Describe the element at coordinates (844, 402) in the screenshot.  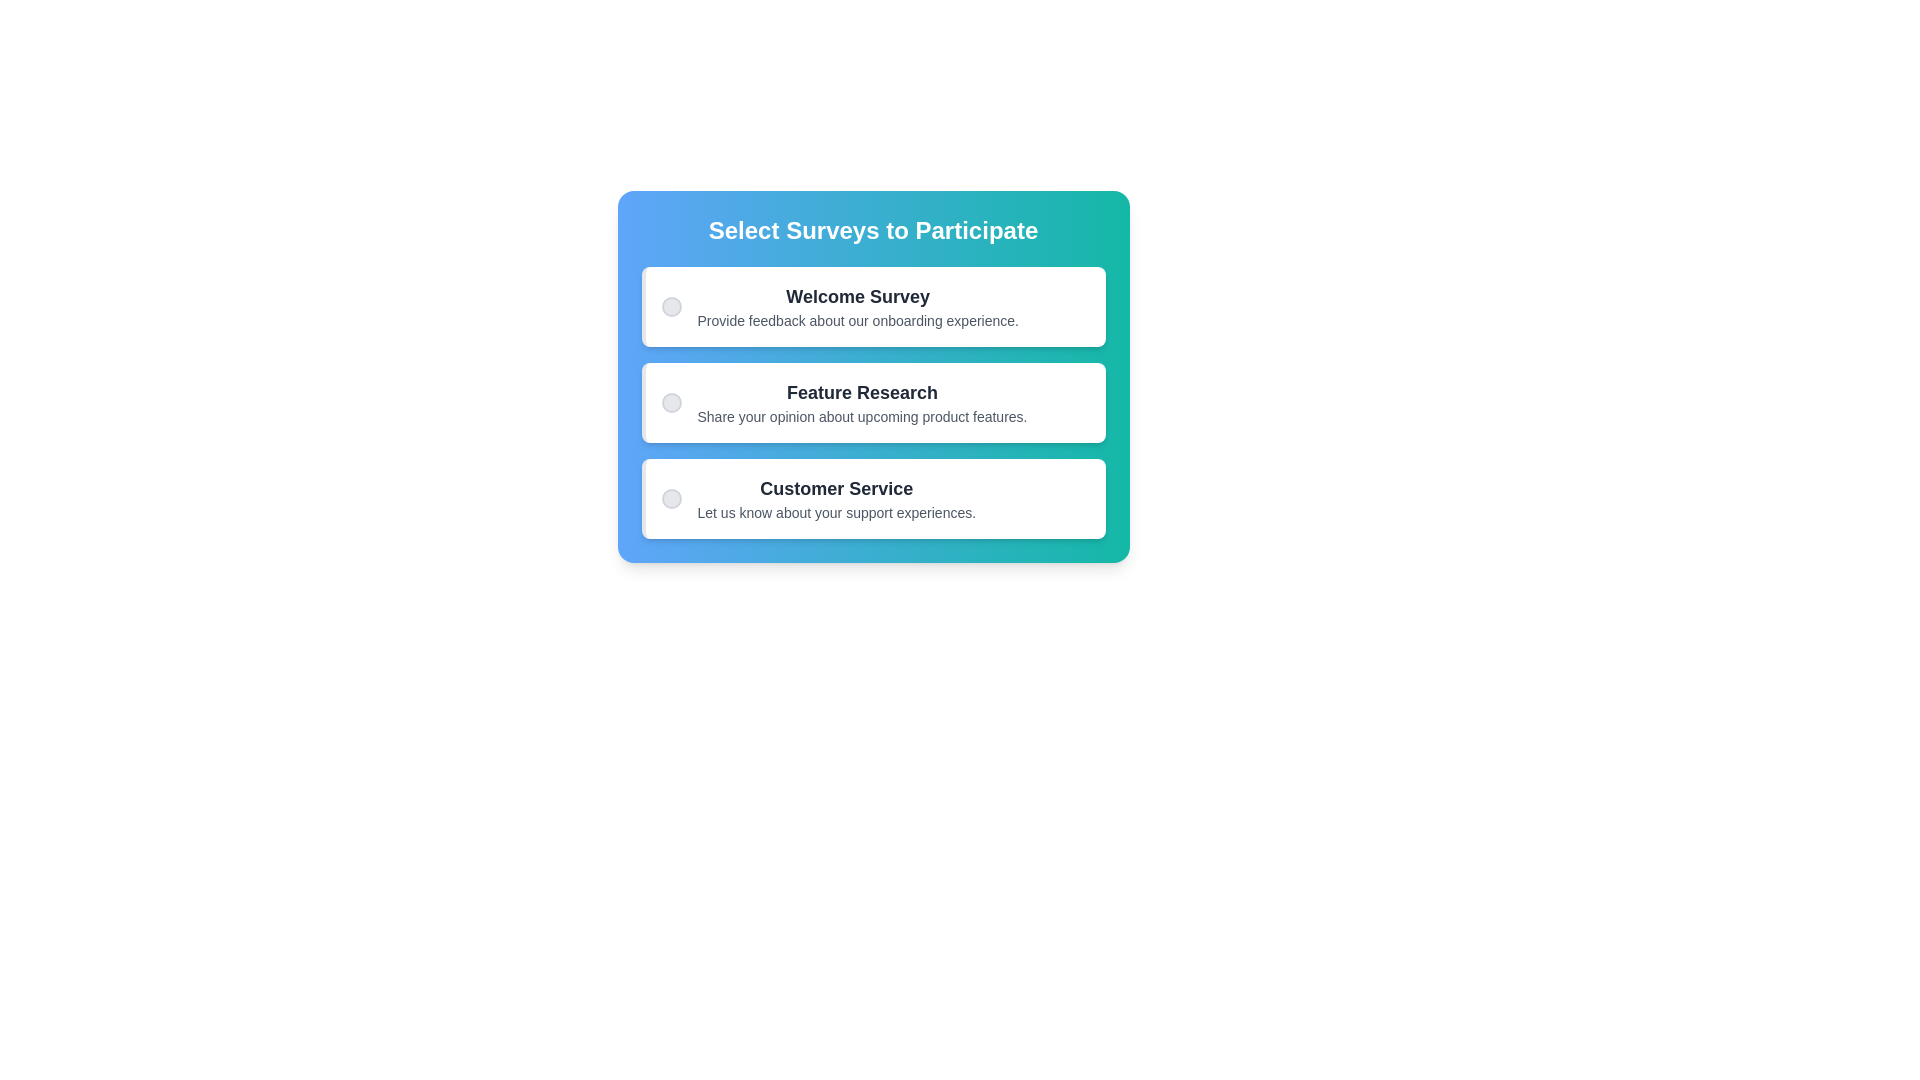
I see `the second card in the vertical list that represents an option for users to provide feedback on upcoming product features, which is located between the 'Welcome Survey' and 'Customer Service' cards` at that location.